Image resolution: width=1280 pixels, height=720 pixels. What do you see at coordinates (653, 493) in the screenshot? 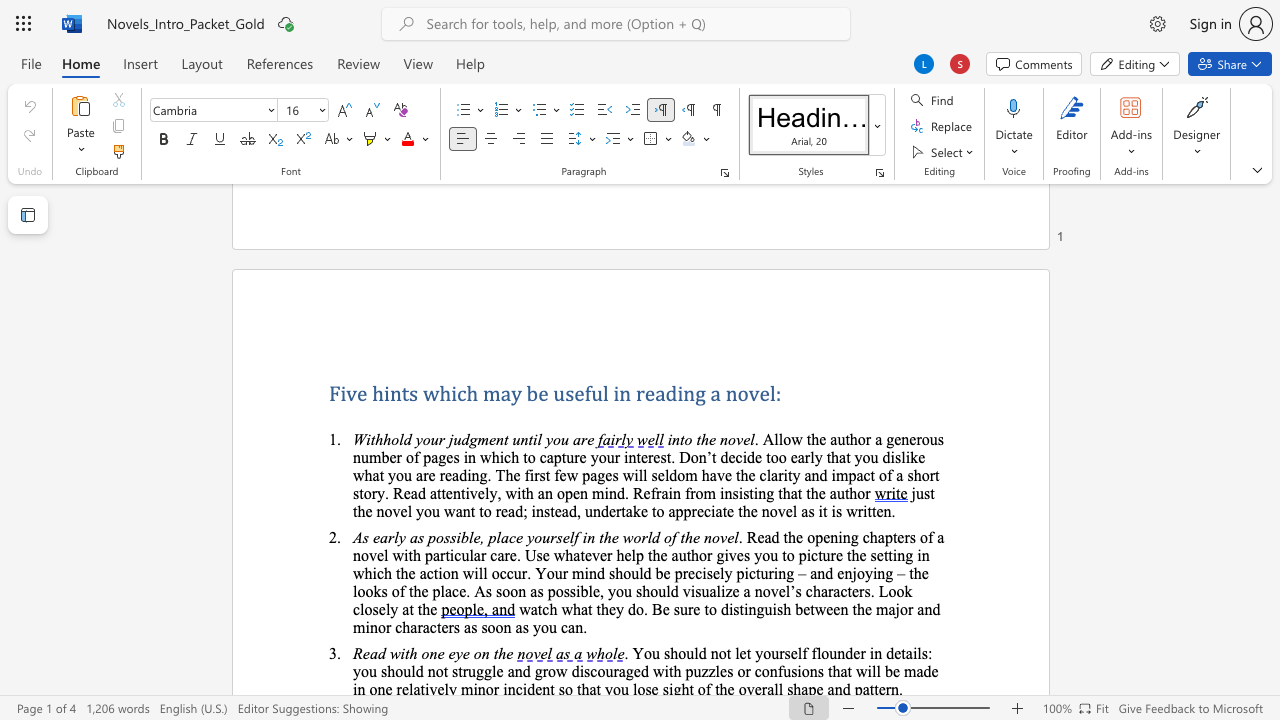
I see `the 4th character "f" in the text` at bounding box center [653, 493].